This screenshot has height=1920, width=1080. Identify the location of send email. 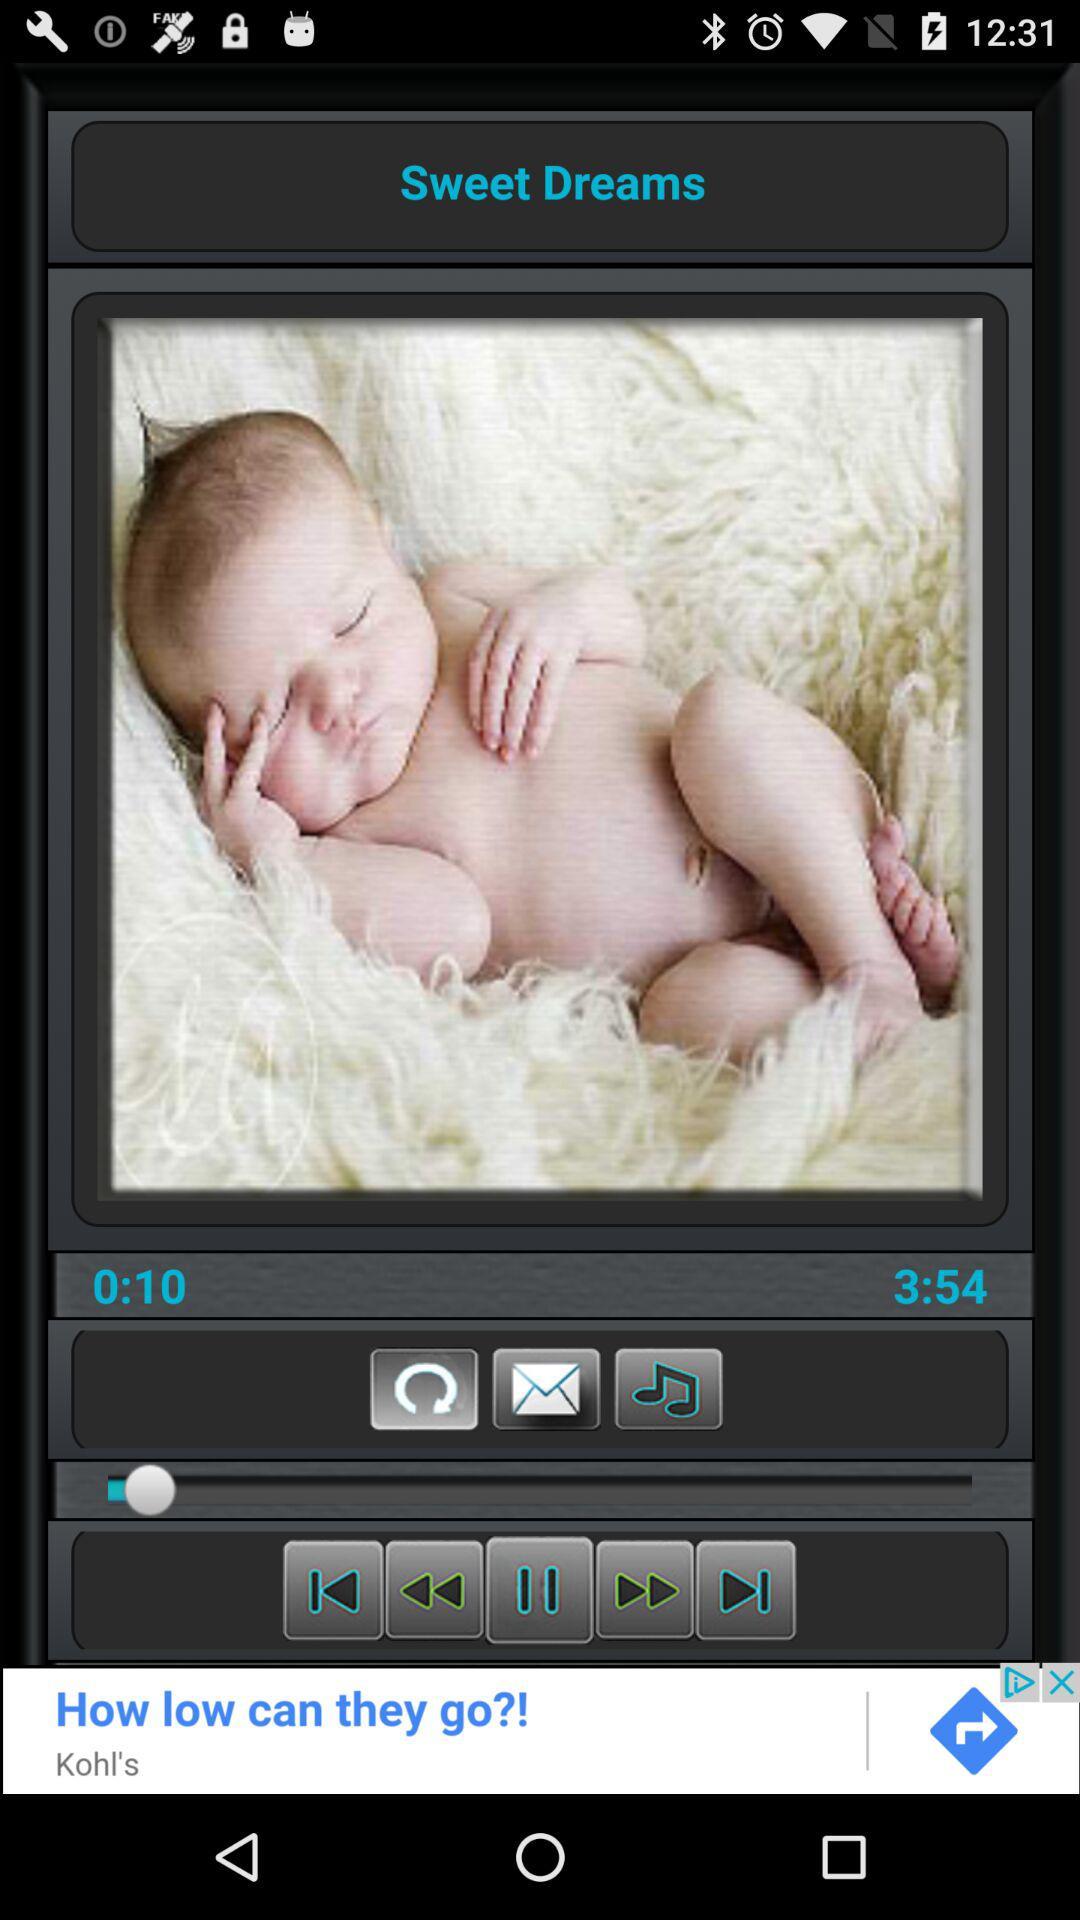
(546, 1387).